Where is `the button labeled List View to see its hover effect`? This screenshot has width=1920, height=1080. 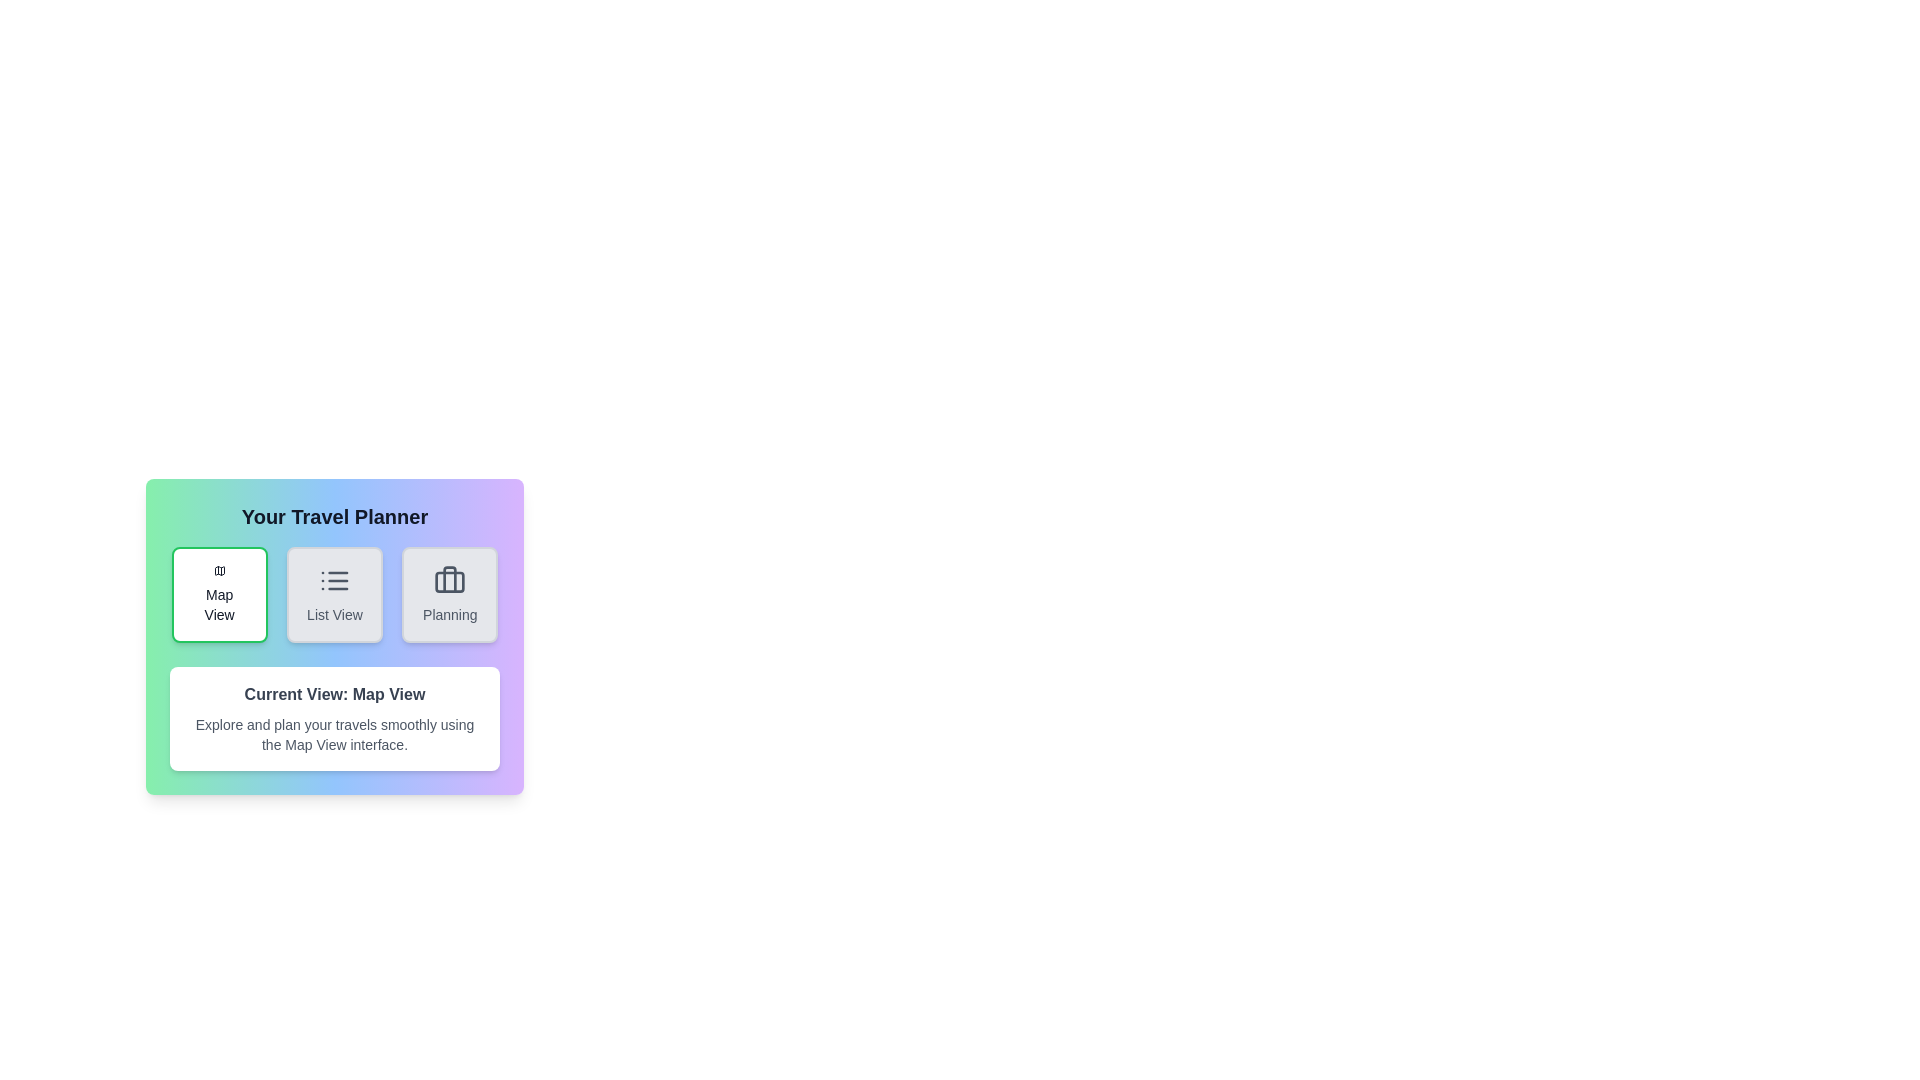
the button labeled List View to see its hover effect is located at coordinates (335, 593).